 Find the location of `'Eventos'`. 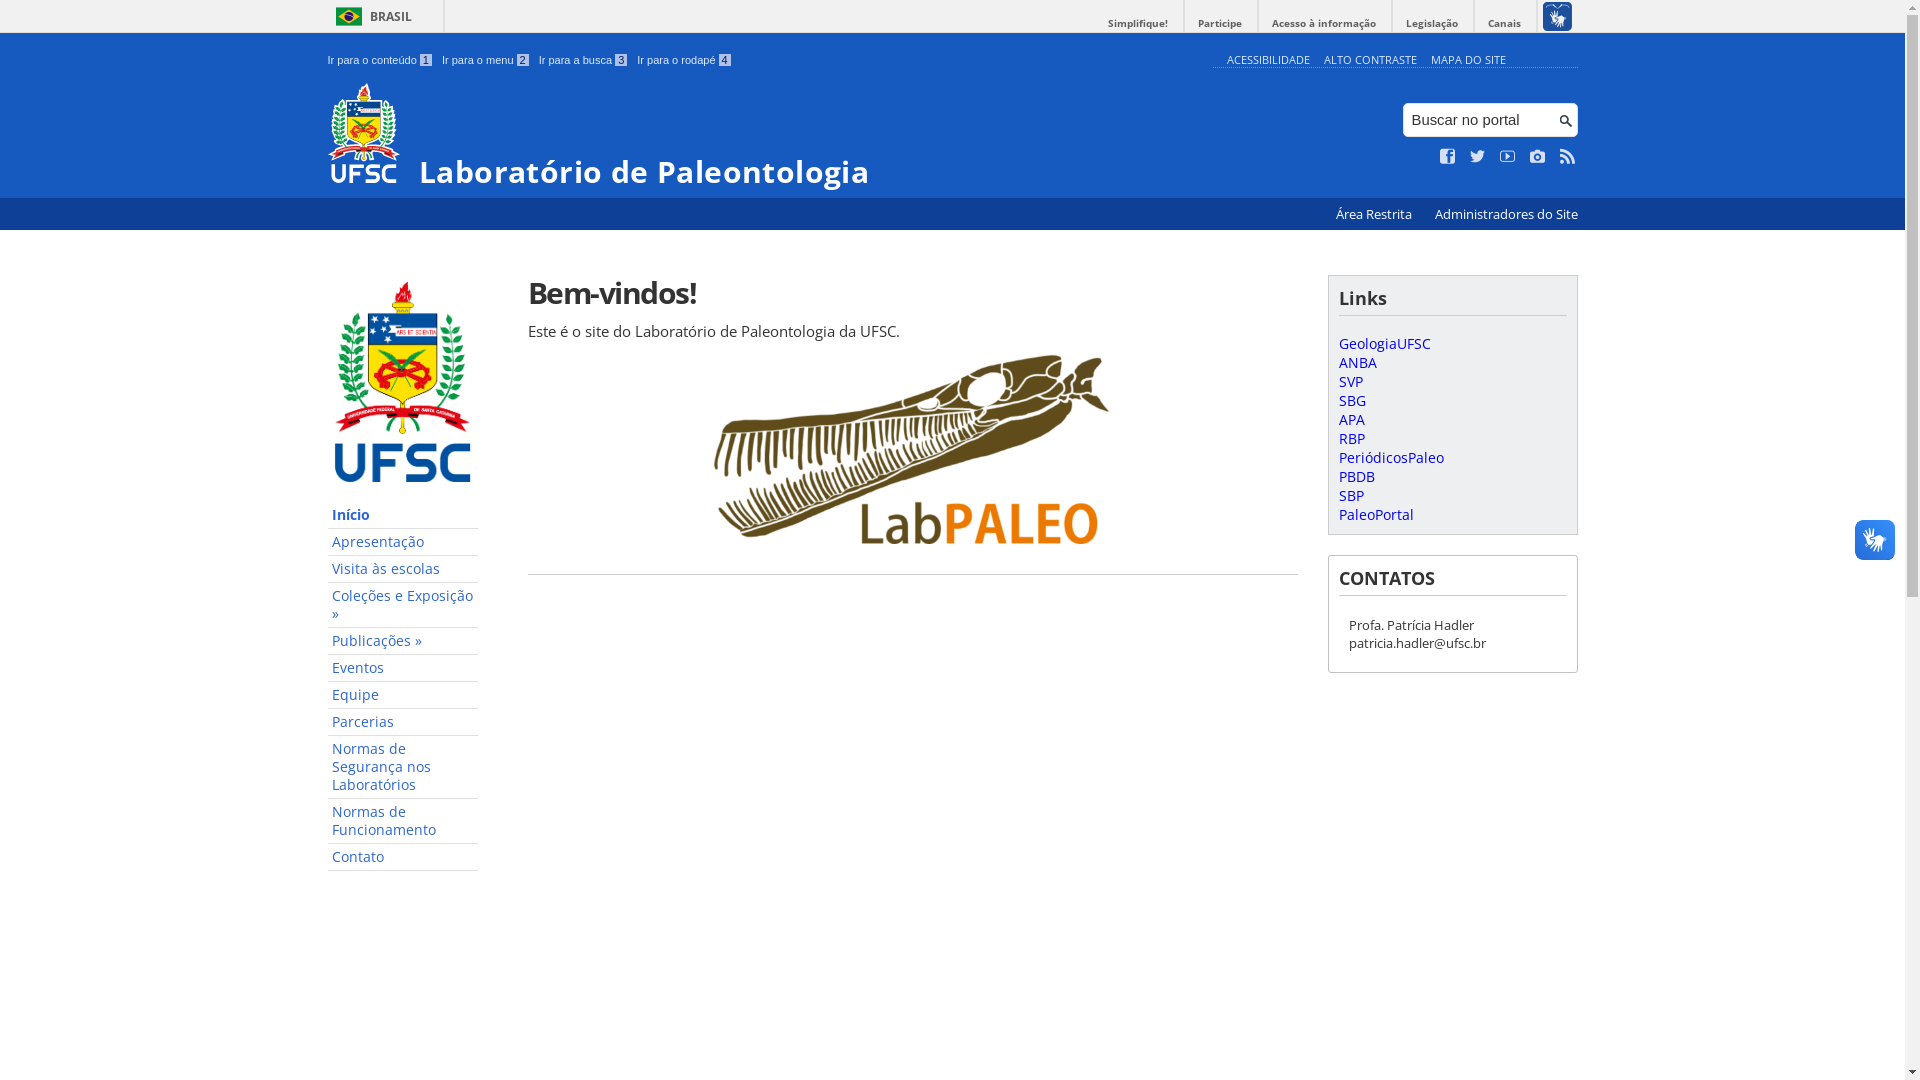

'Eventos' is located at coordinates (402, 668).